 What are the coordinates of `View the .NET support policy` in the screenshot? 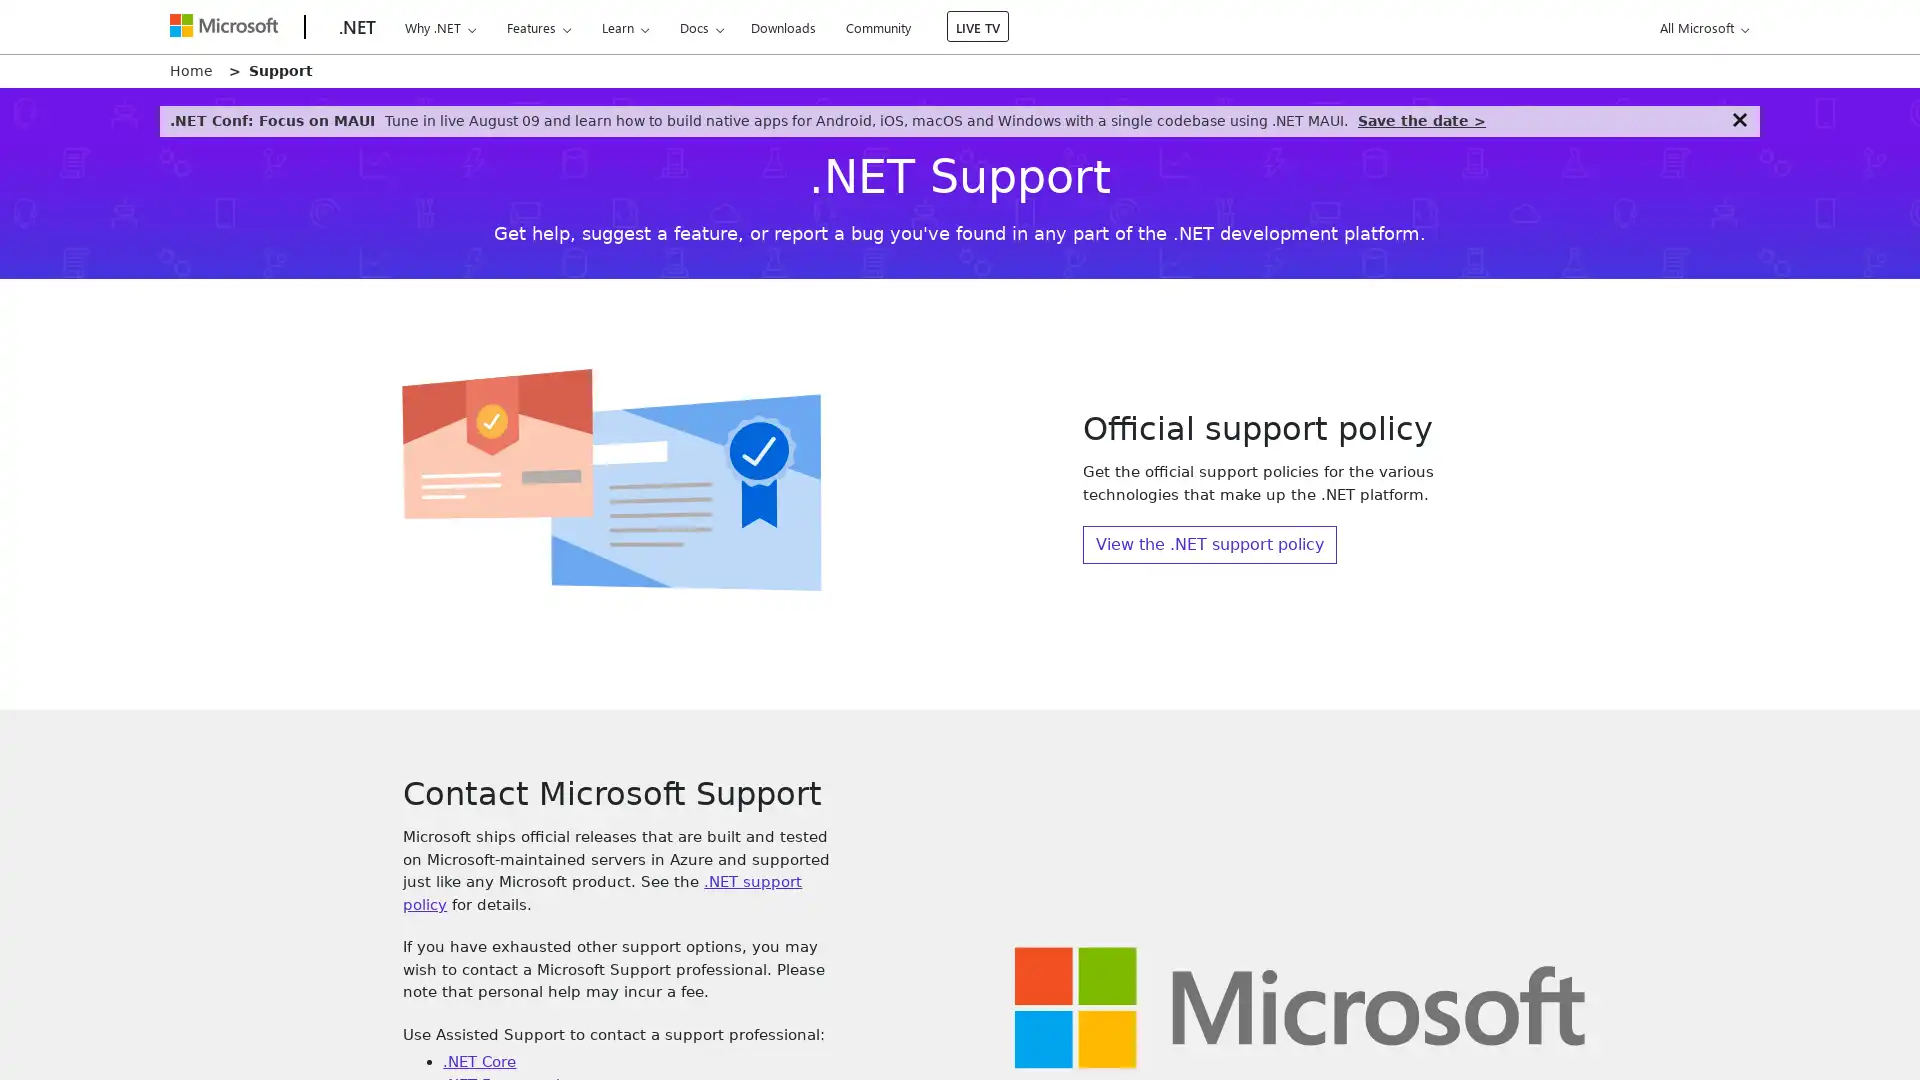 It's located at (1208, 544).